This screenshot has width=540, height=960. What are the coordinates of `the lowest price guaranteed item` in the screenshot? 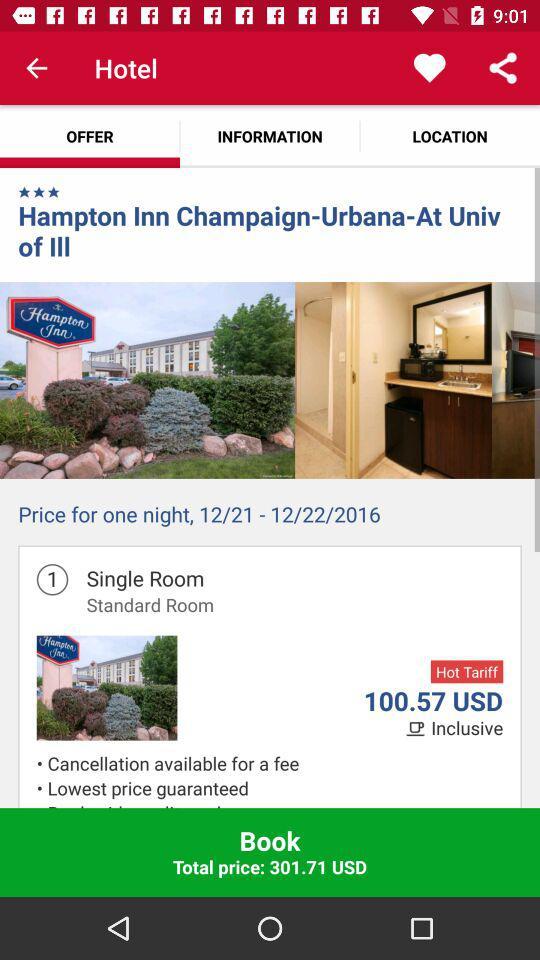 It's located at (274, 788).